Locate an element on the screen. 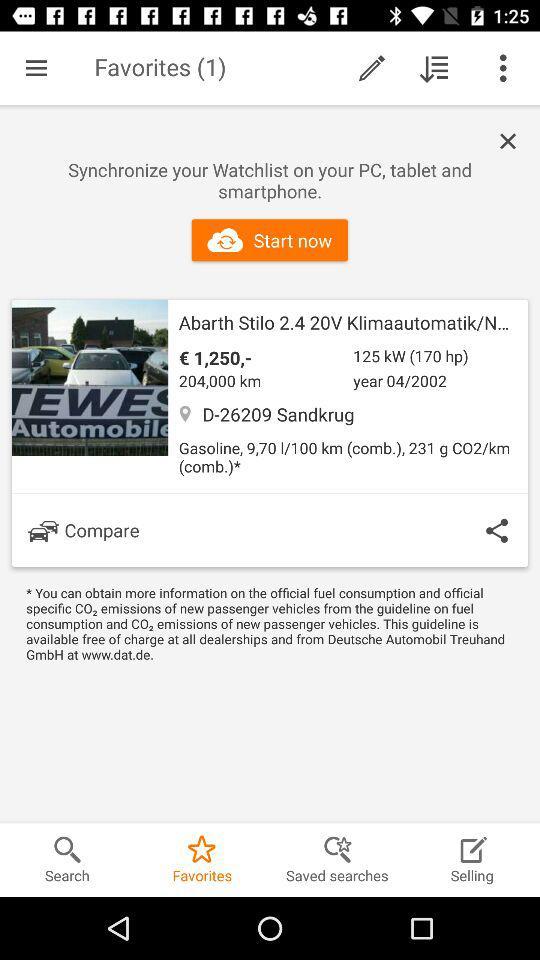 Image resolution: width=540 pixels, height=960 pixels. item next to the favorites (1) icon is located at coordinates (36, 68).